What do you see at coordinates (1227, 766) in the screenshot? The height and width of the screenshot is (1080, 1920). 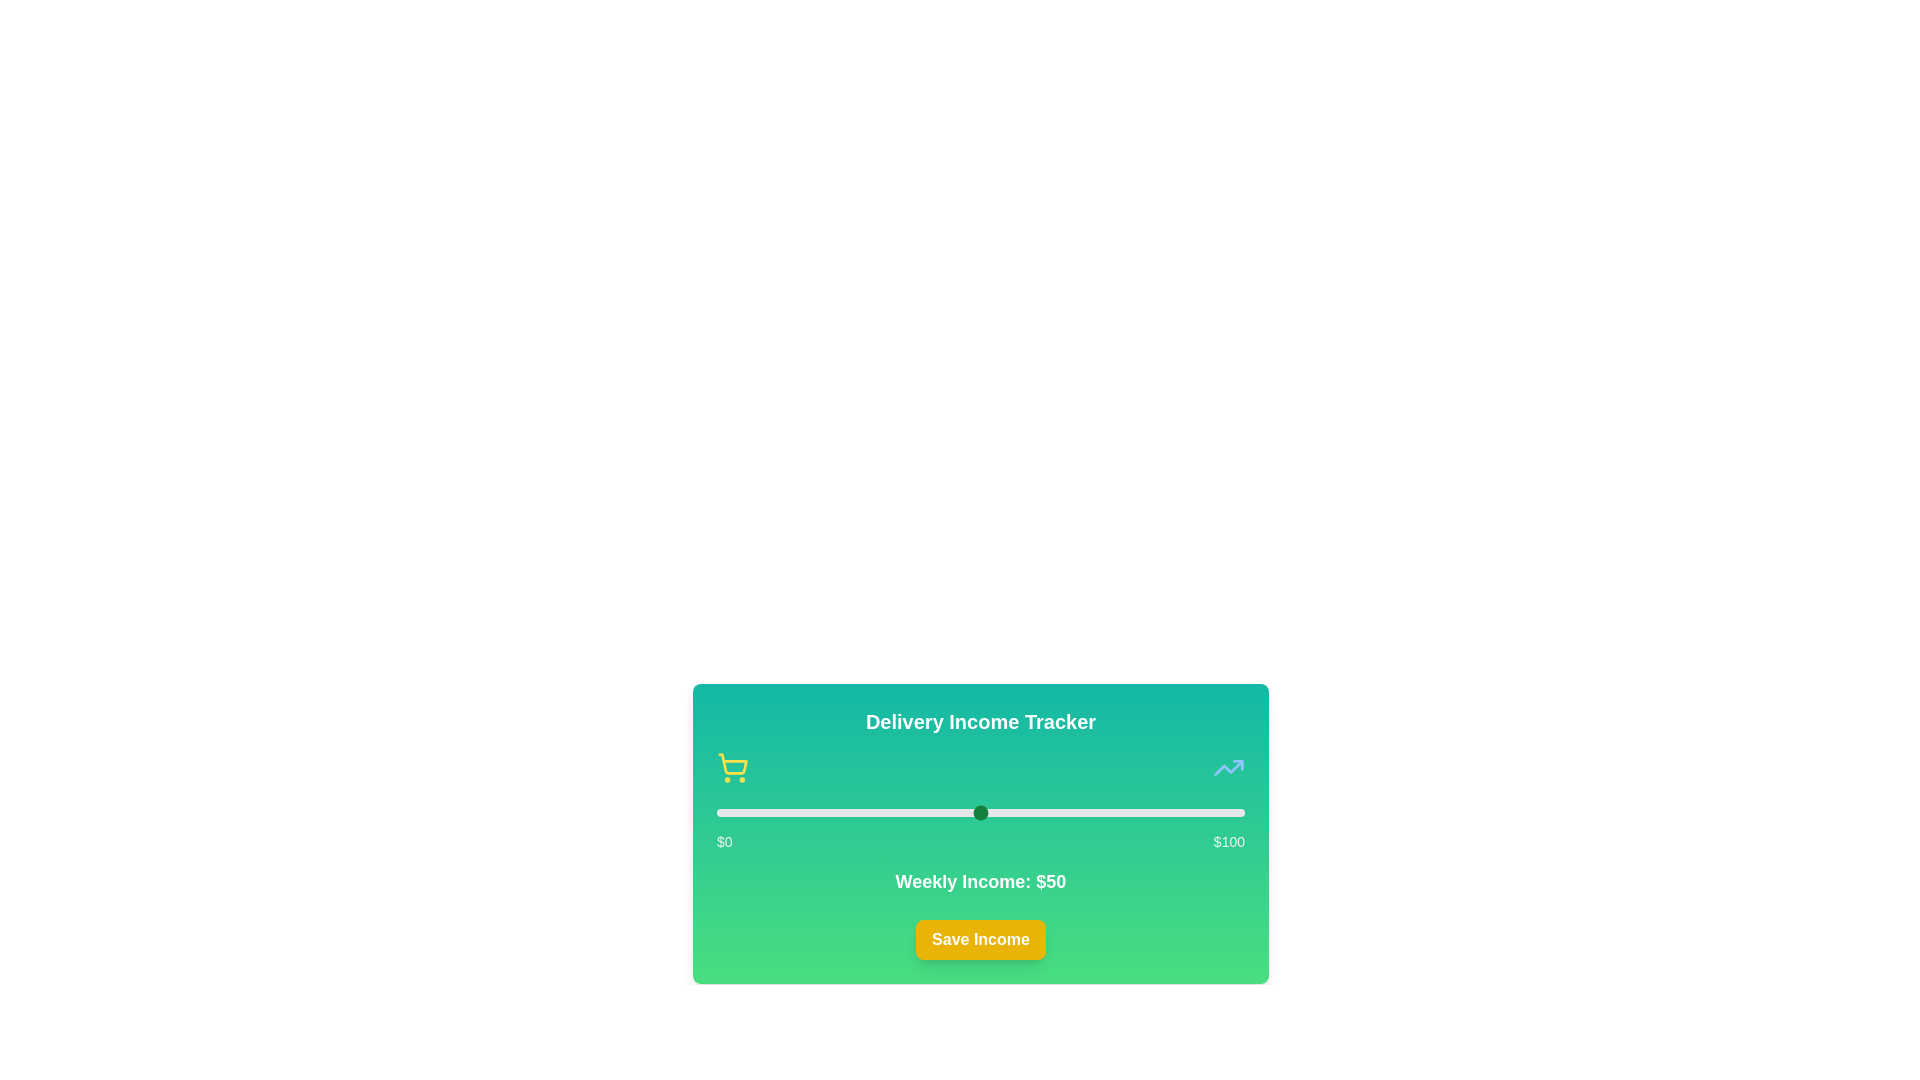 I see `the trending up icon` at bounding box center [1227, 766].